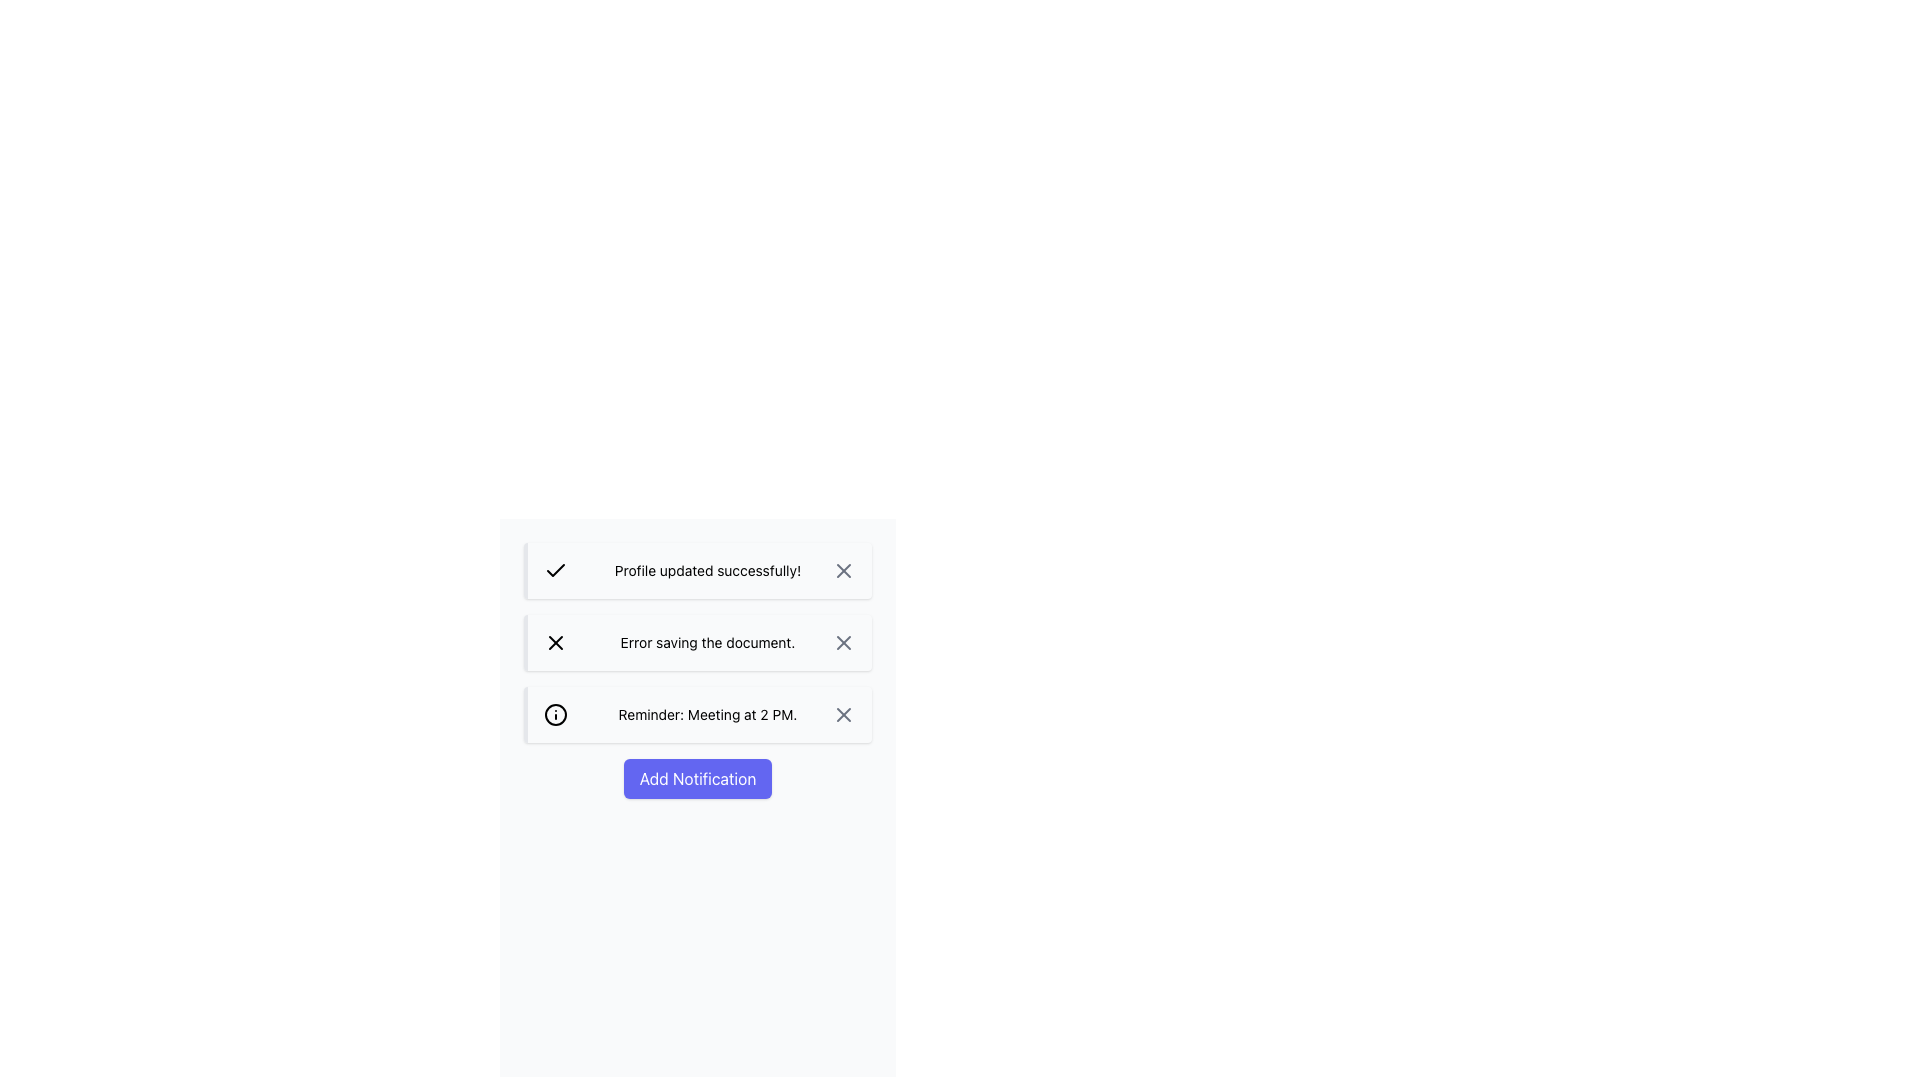  Describe the element at coordinates (556, 713) in the screenshot. I see `the circular SVG element that represents the notification icon for 'Reminder: Meeting at 2 PM' located in the third notification box` at that location.